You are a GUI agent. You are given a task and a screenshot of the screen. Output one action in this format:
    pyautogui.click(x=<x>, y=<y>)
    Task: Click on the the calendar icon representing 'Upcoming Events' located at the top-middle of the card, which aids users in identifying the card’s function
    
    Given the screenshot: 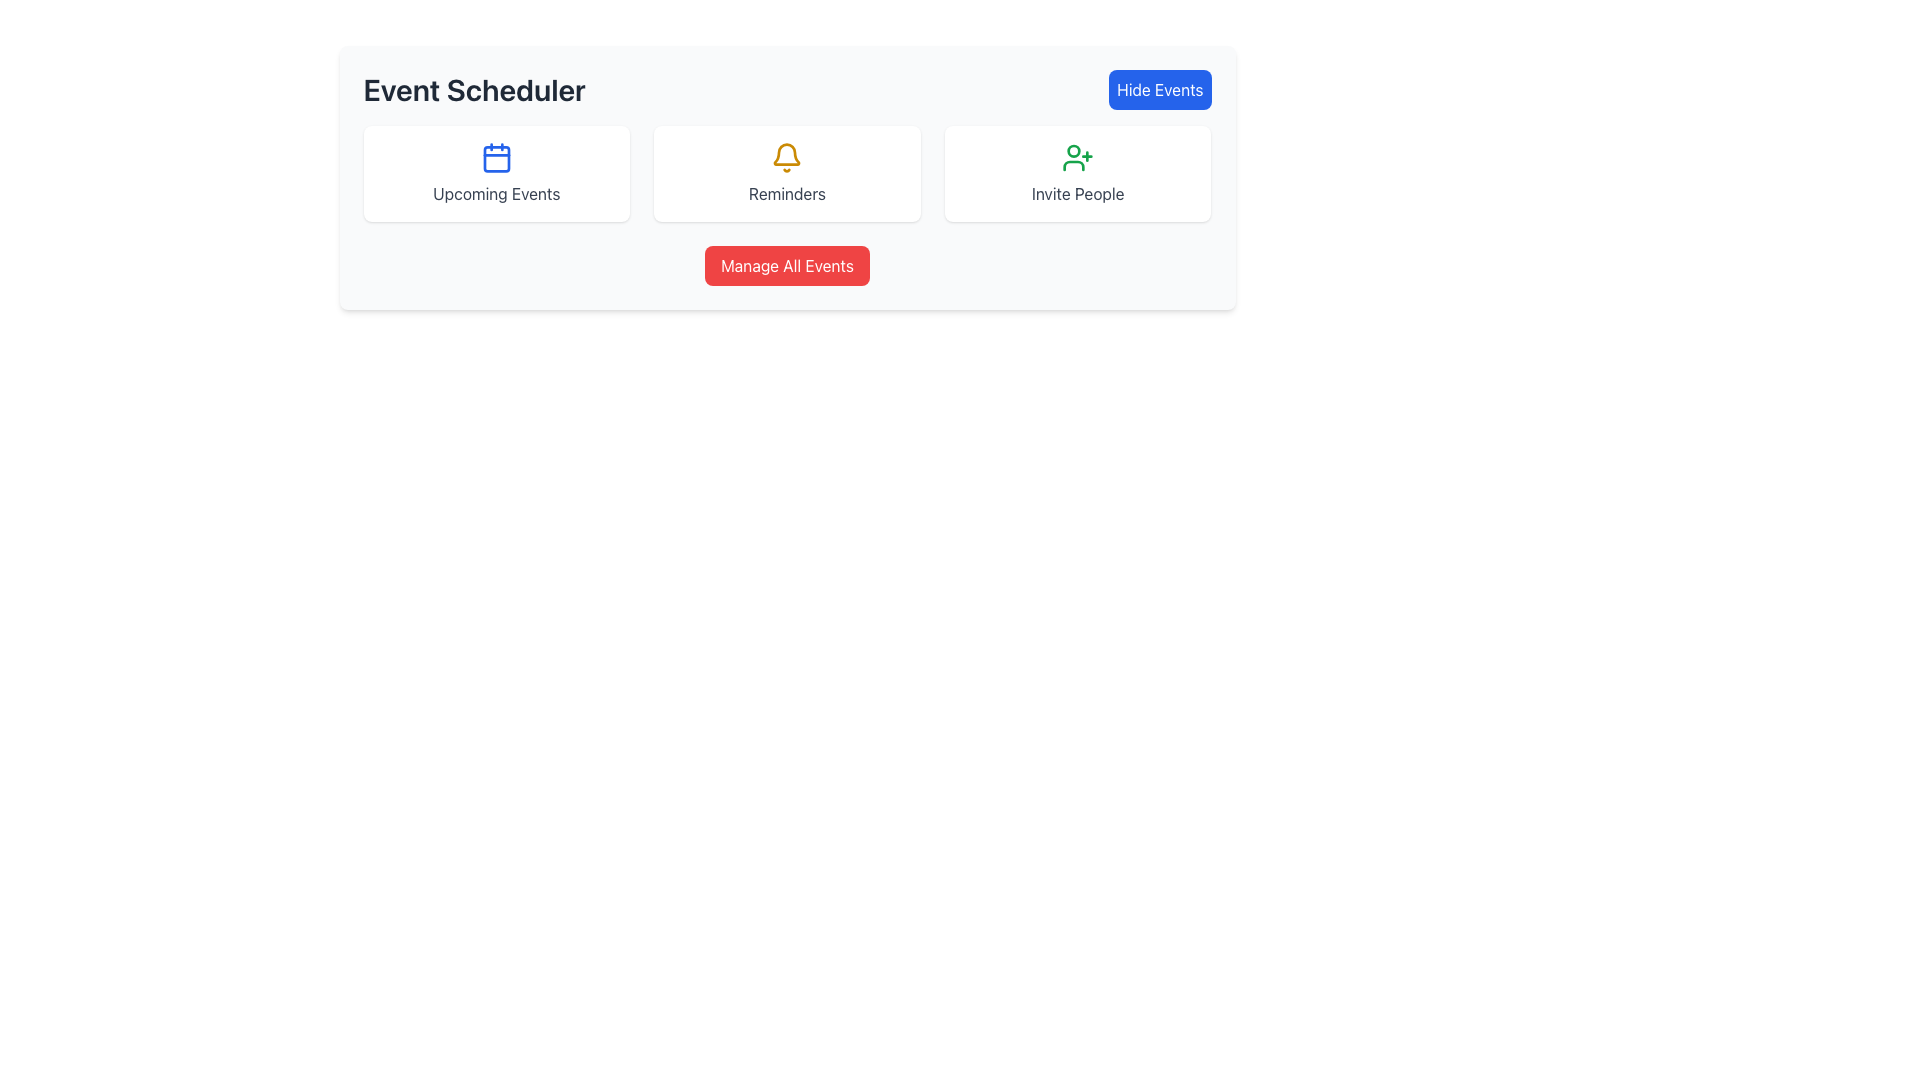 What is the action you would take?
    pyautogui.click(x=496, y=157)
    